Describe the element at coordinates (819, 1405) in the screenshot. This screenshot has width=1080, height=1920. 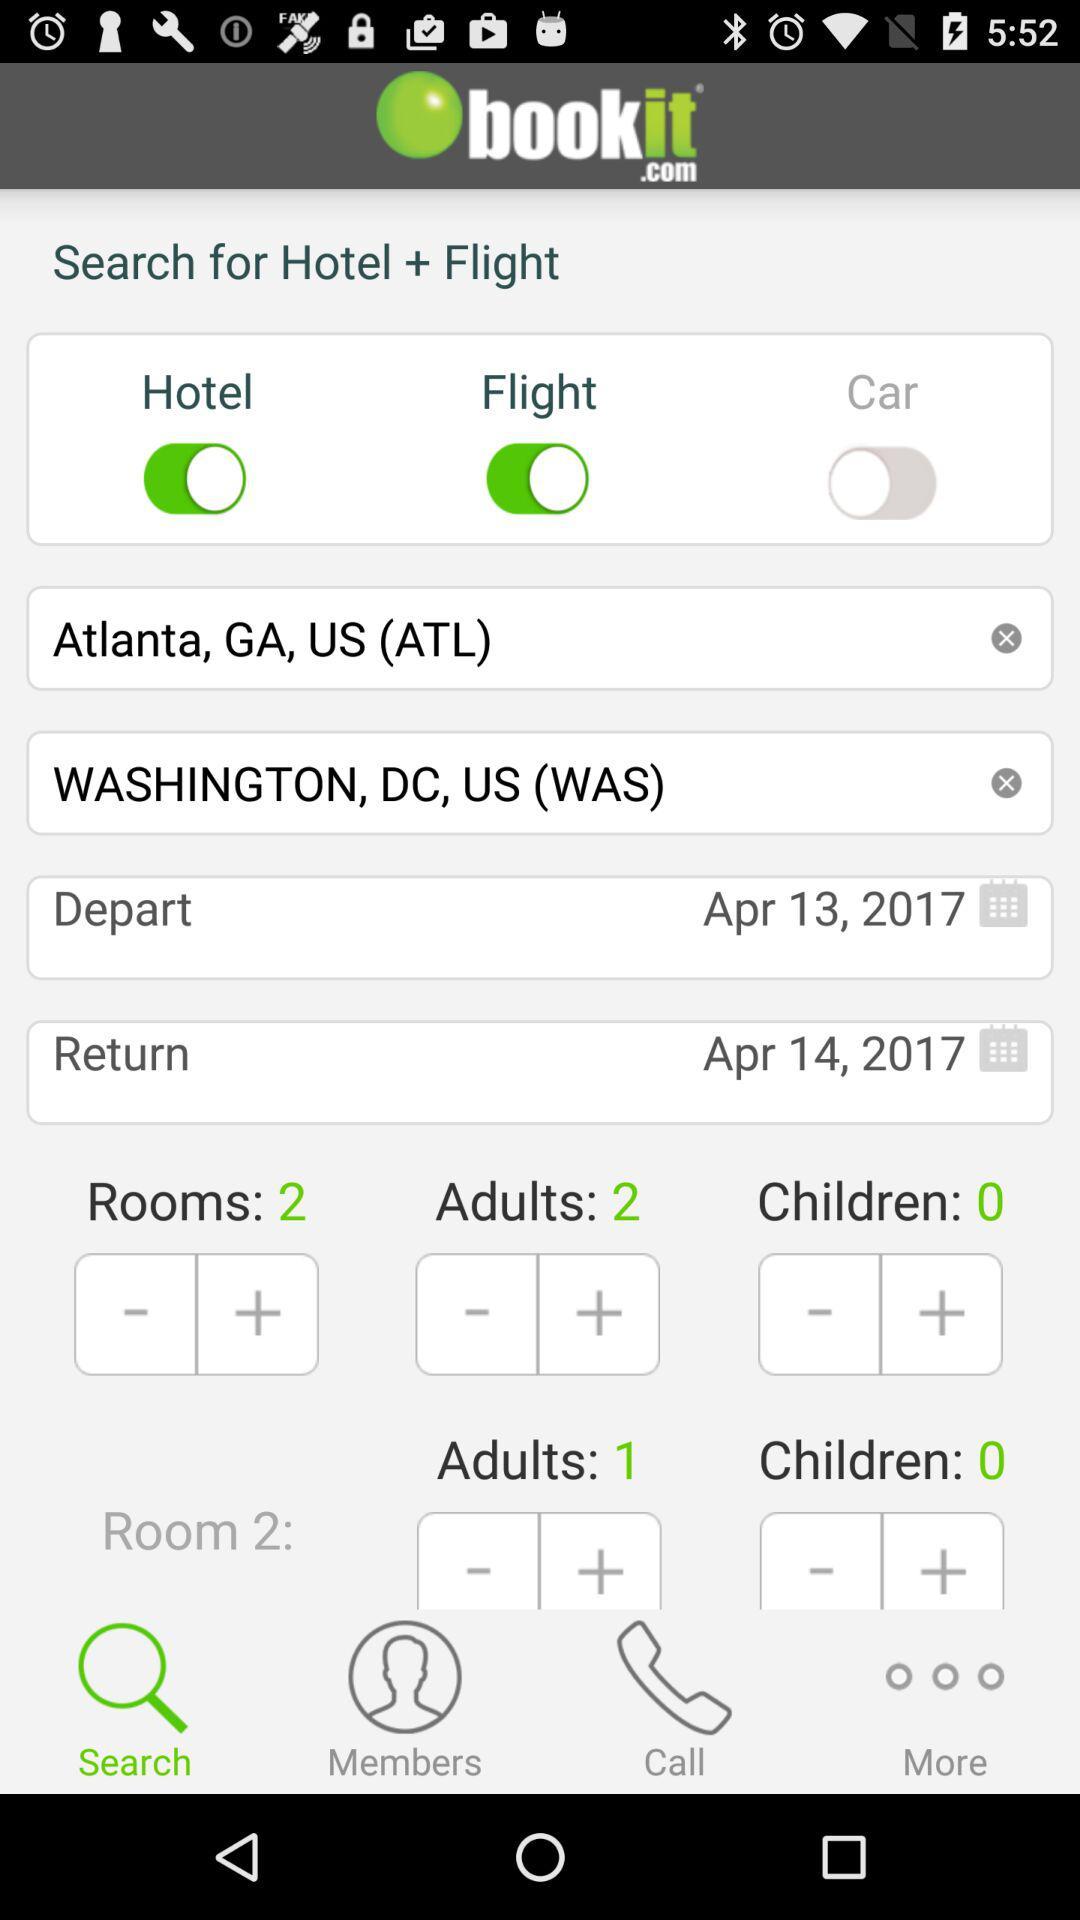
I see `the minus icon` at that location.